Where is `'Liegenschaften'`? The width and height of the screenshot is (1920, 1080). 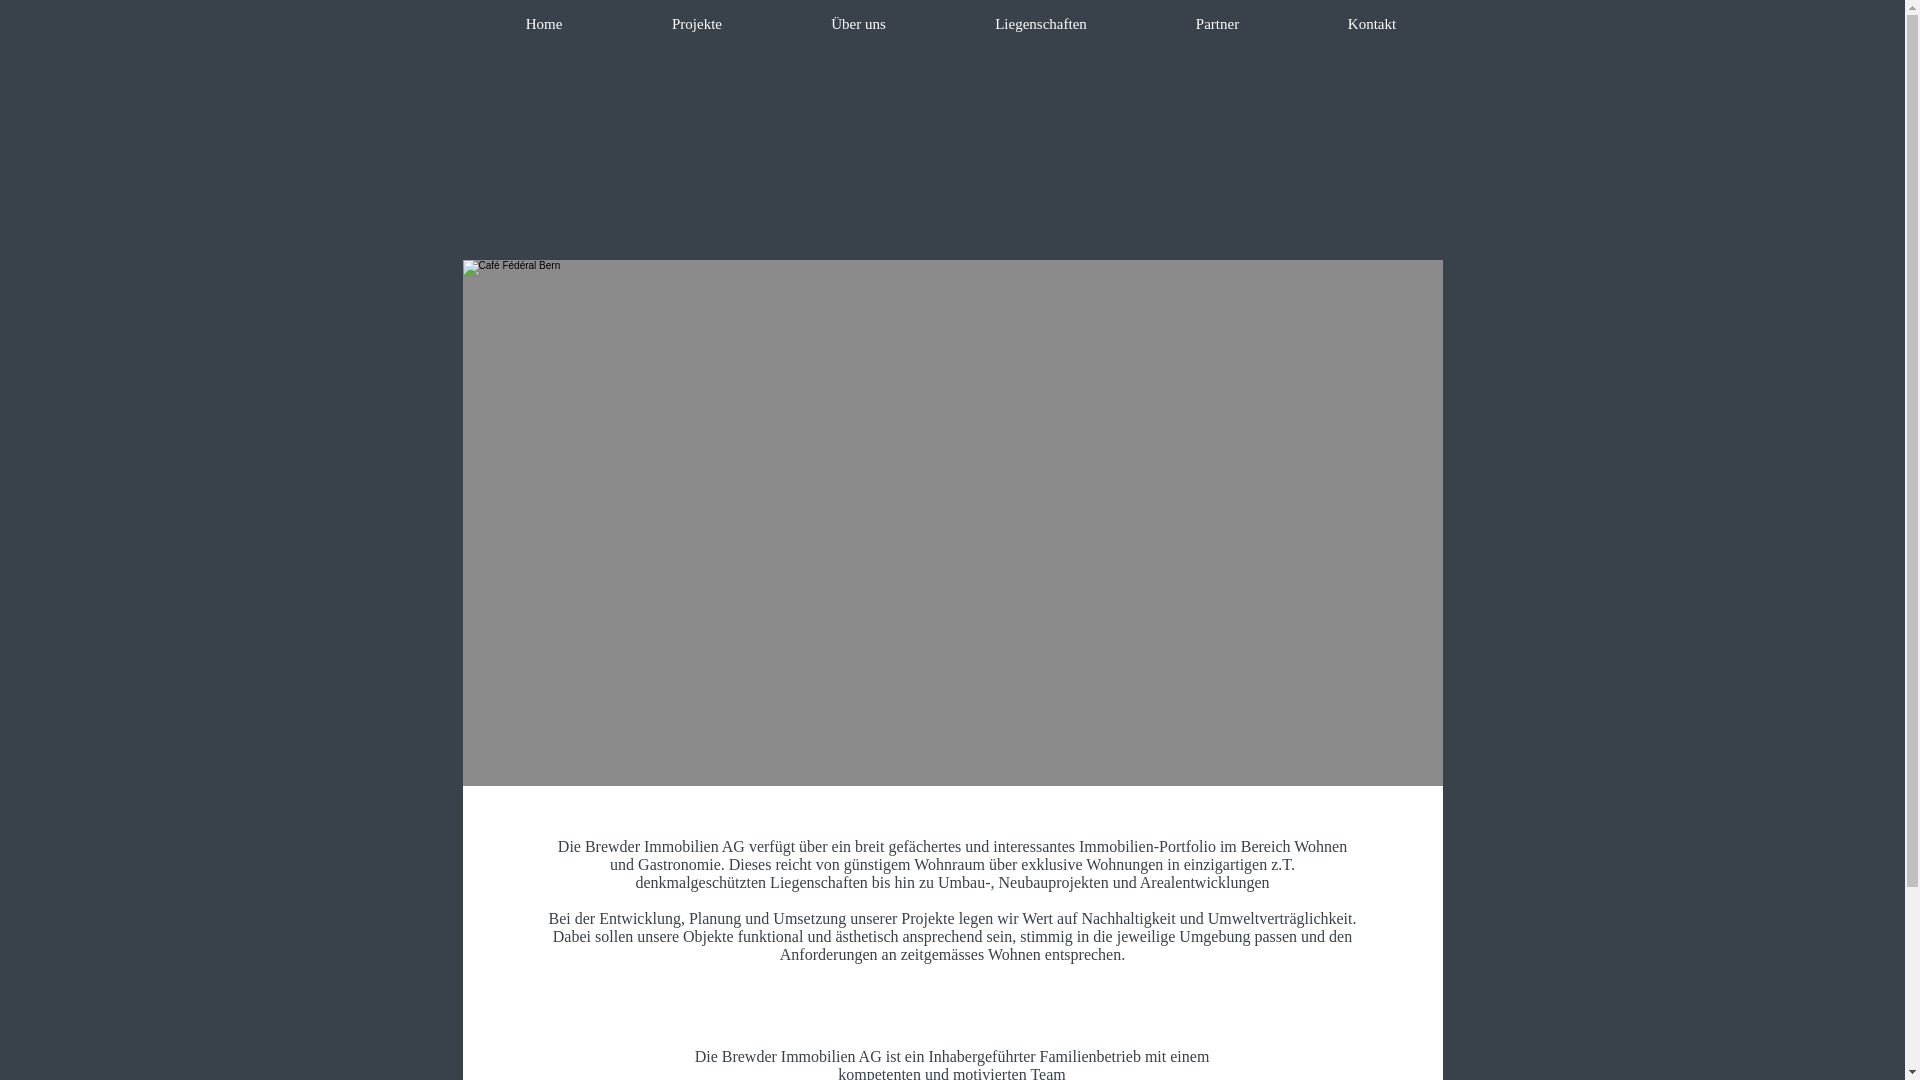 'Liegenschaften' is located at coordinates (1040, 23).